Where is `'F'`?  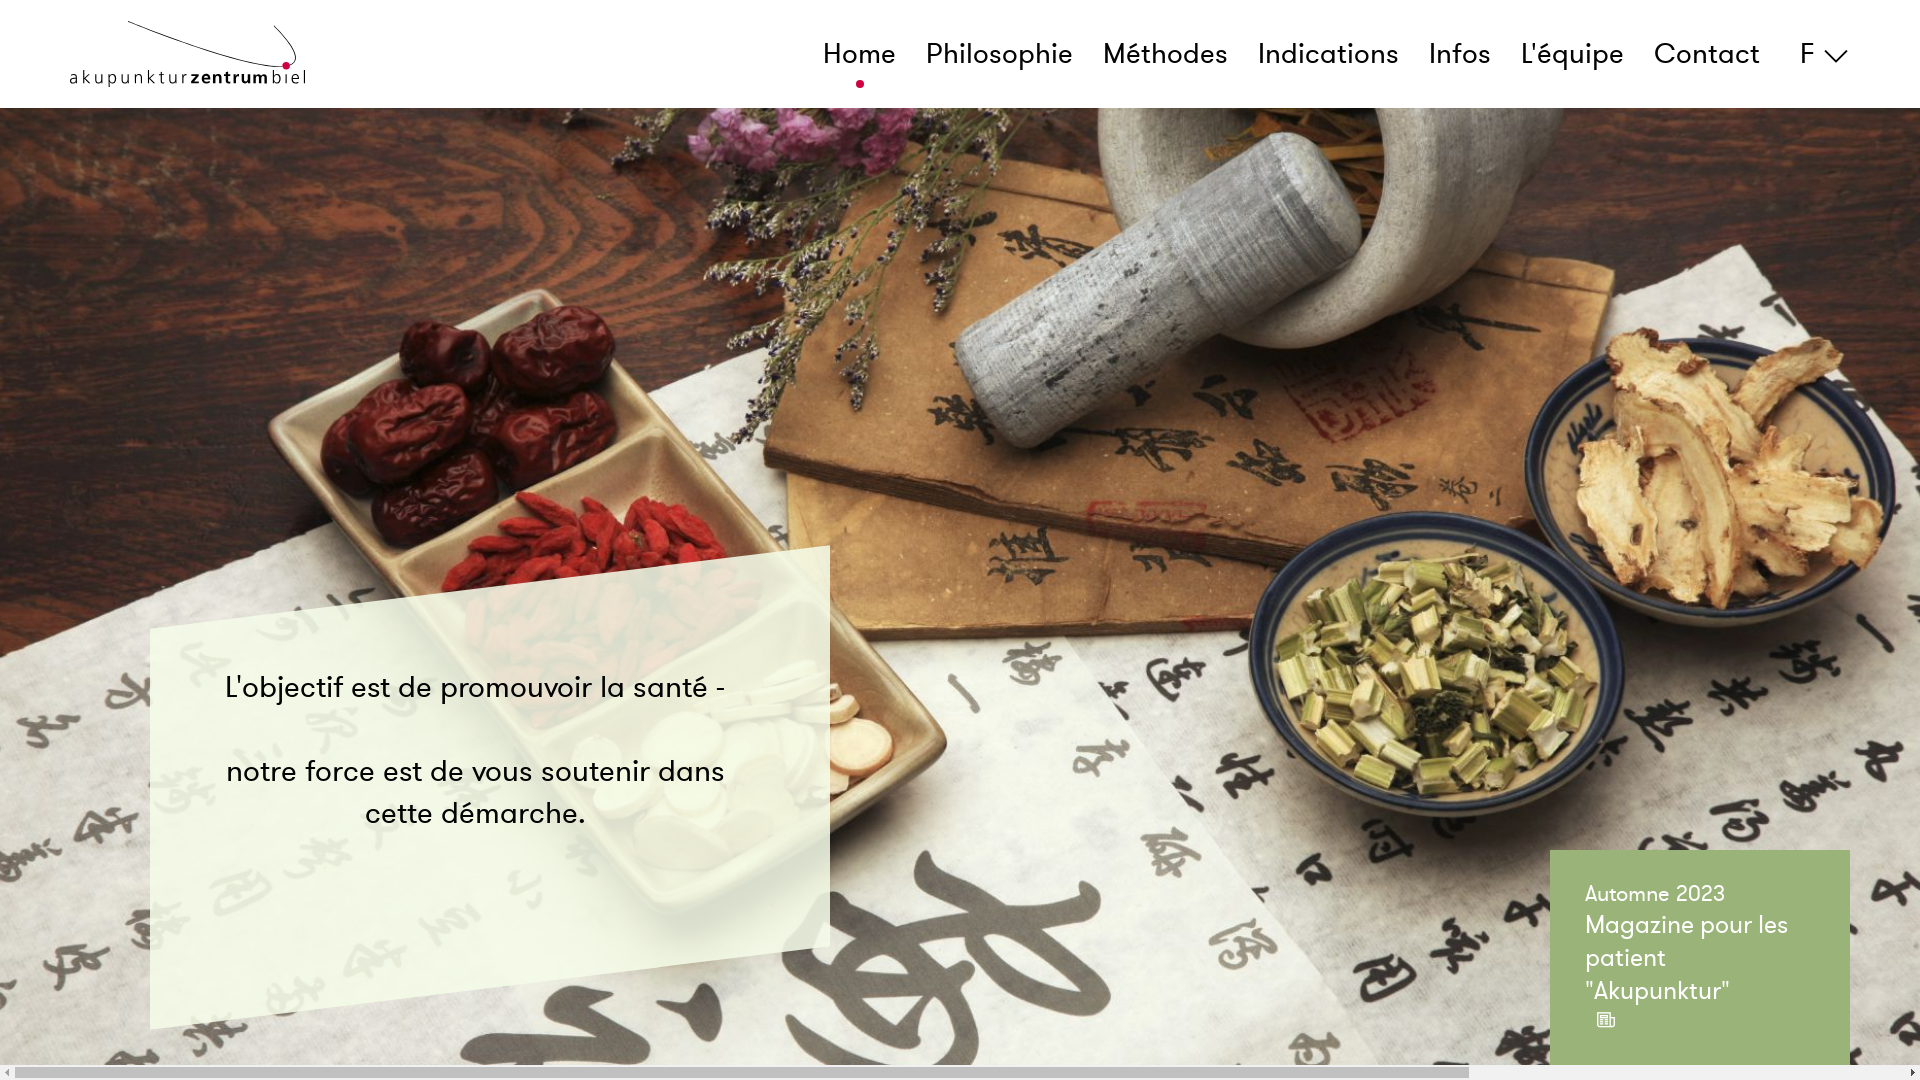
'F' is located at coordinates (1819, 53).